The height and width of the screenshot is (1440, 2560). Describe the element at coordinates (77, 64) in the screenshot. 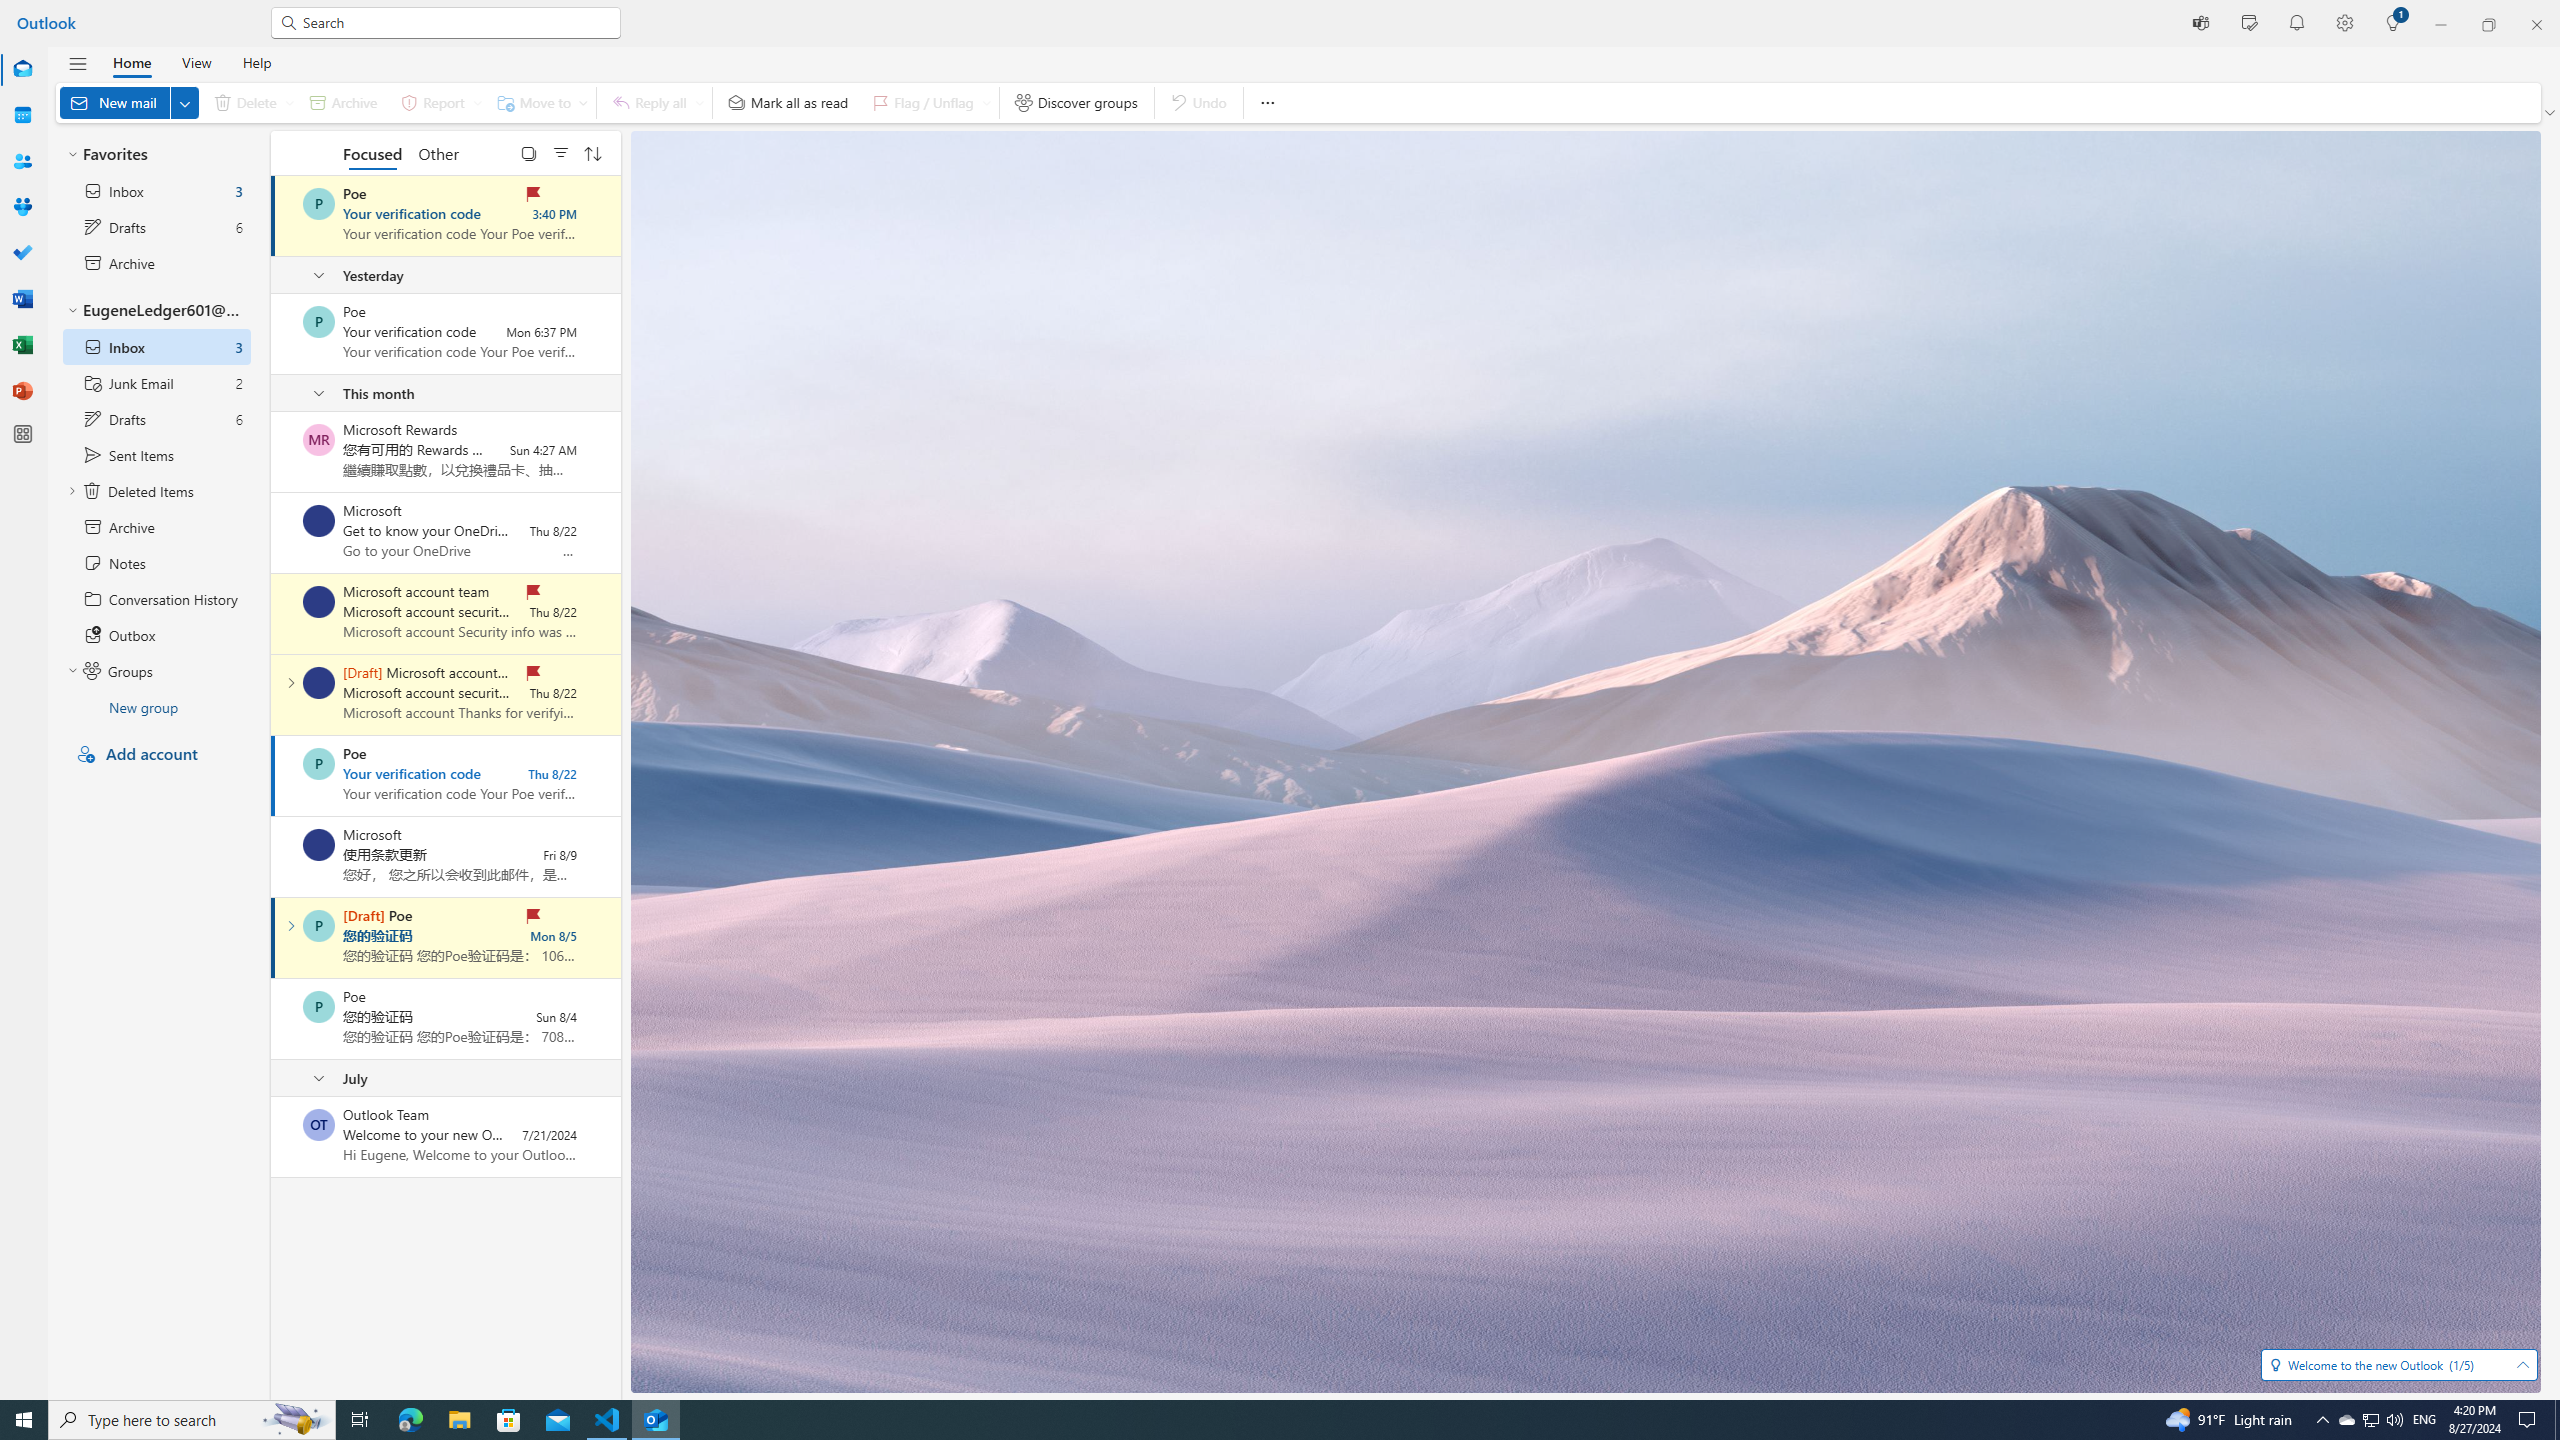

I see `'Hide navigation pane'` at that location.